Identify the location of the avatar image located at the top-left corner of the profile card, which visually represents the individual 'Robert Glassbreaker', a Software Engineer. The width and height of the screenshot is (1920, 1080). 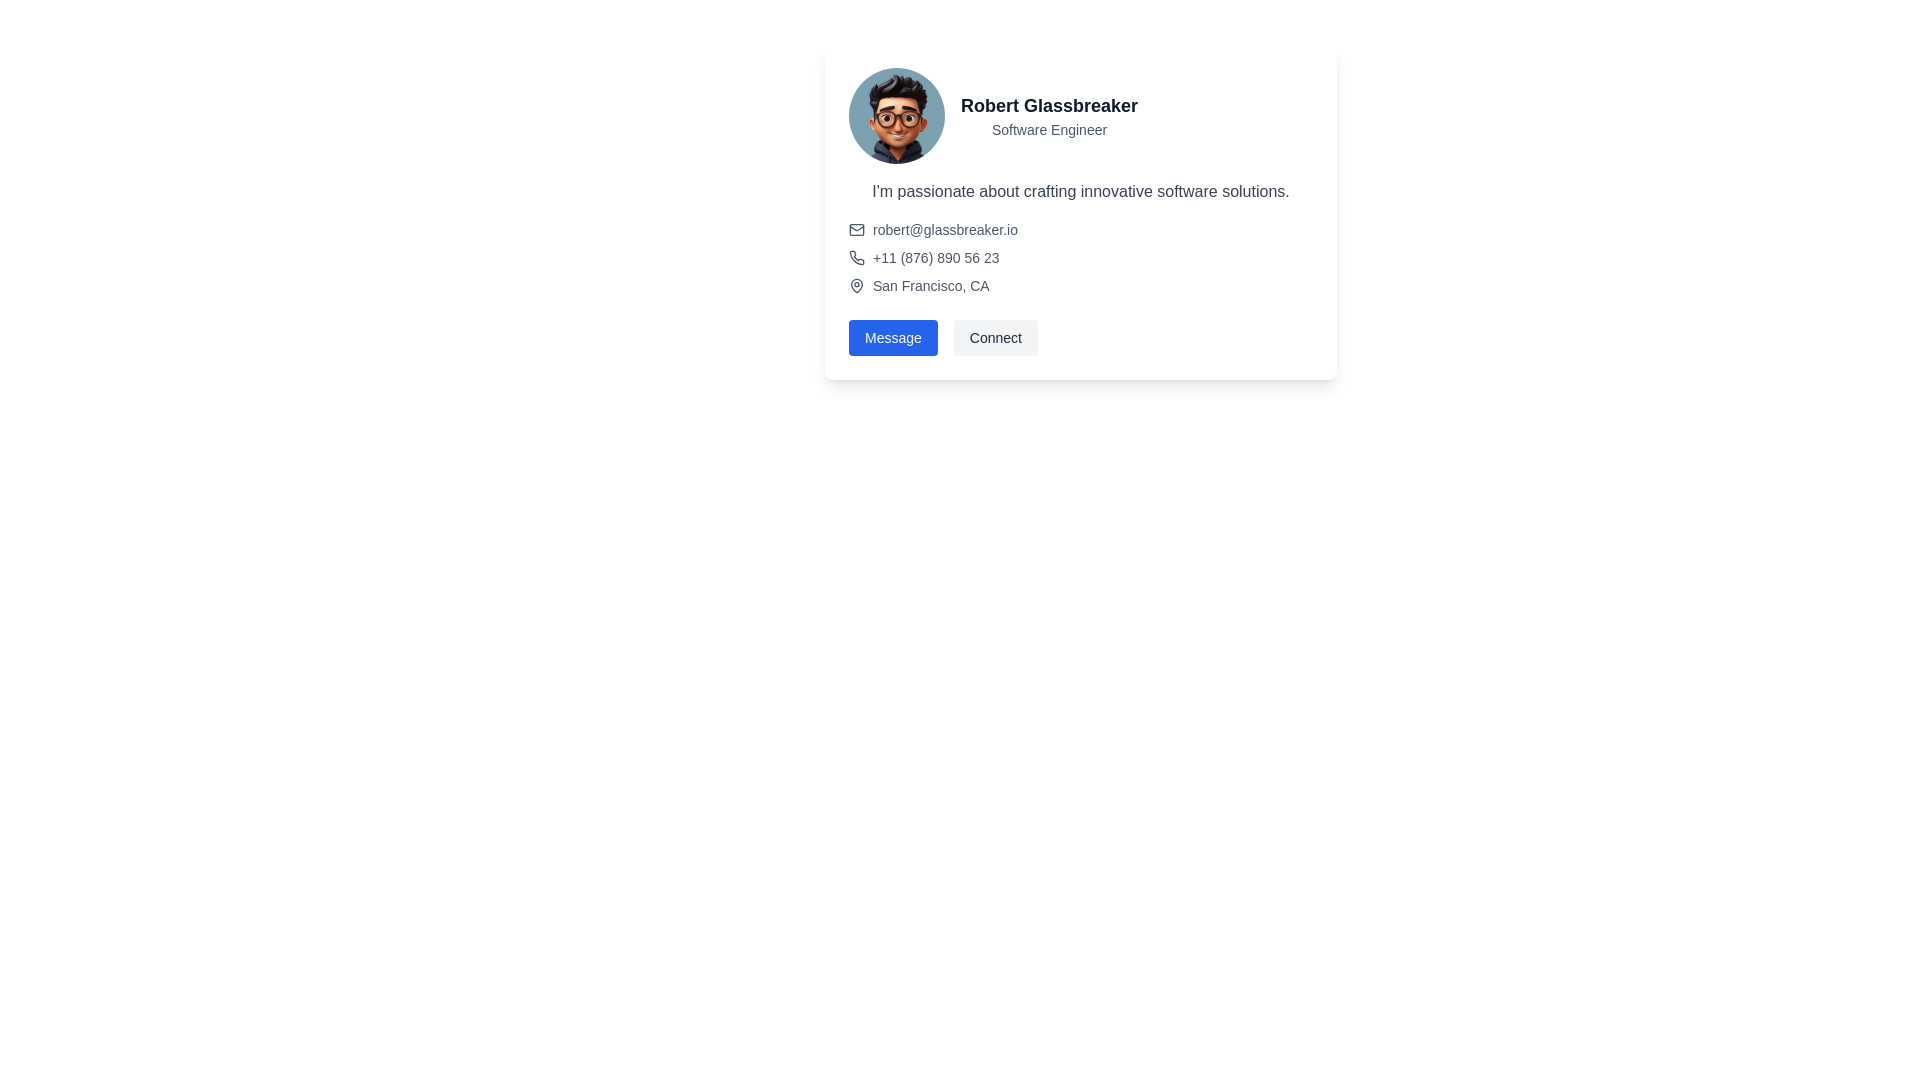
(896, 115).